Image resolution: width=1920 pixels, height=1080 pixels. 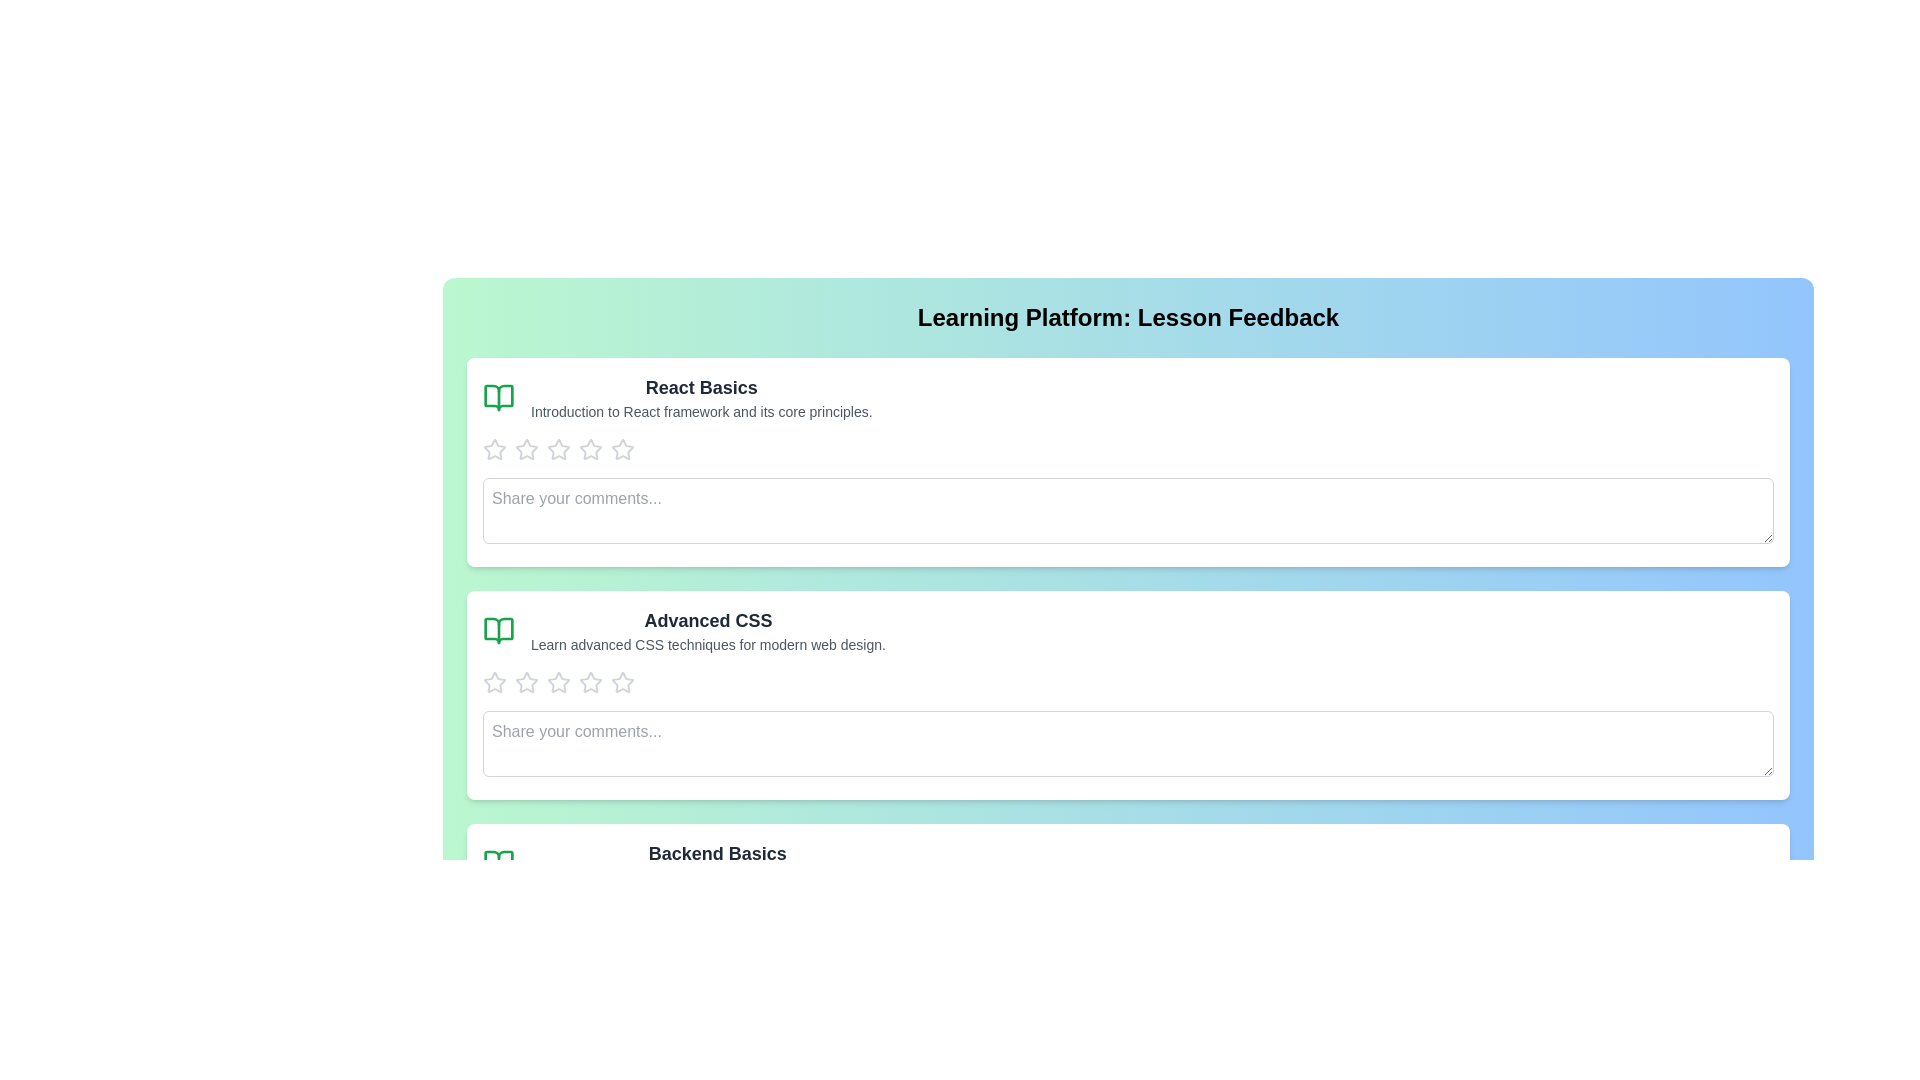 What do you see at coordinates (494, 448) in the screenshot?
I see `the first star icon from the left in the rating system for the 'React Basics' course to give a rating` at bounding box center [494, 448].